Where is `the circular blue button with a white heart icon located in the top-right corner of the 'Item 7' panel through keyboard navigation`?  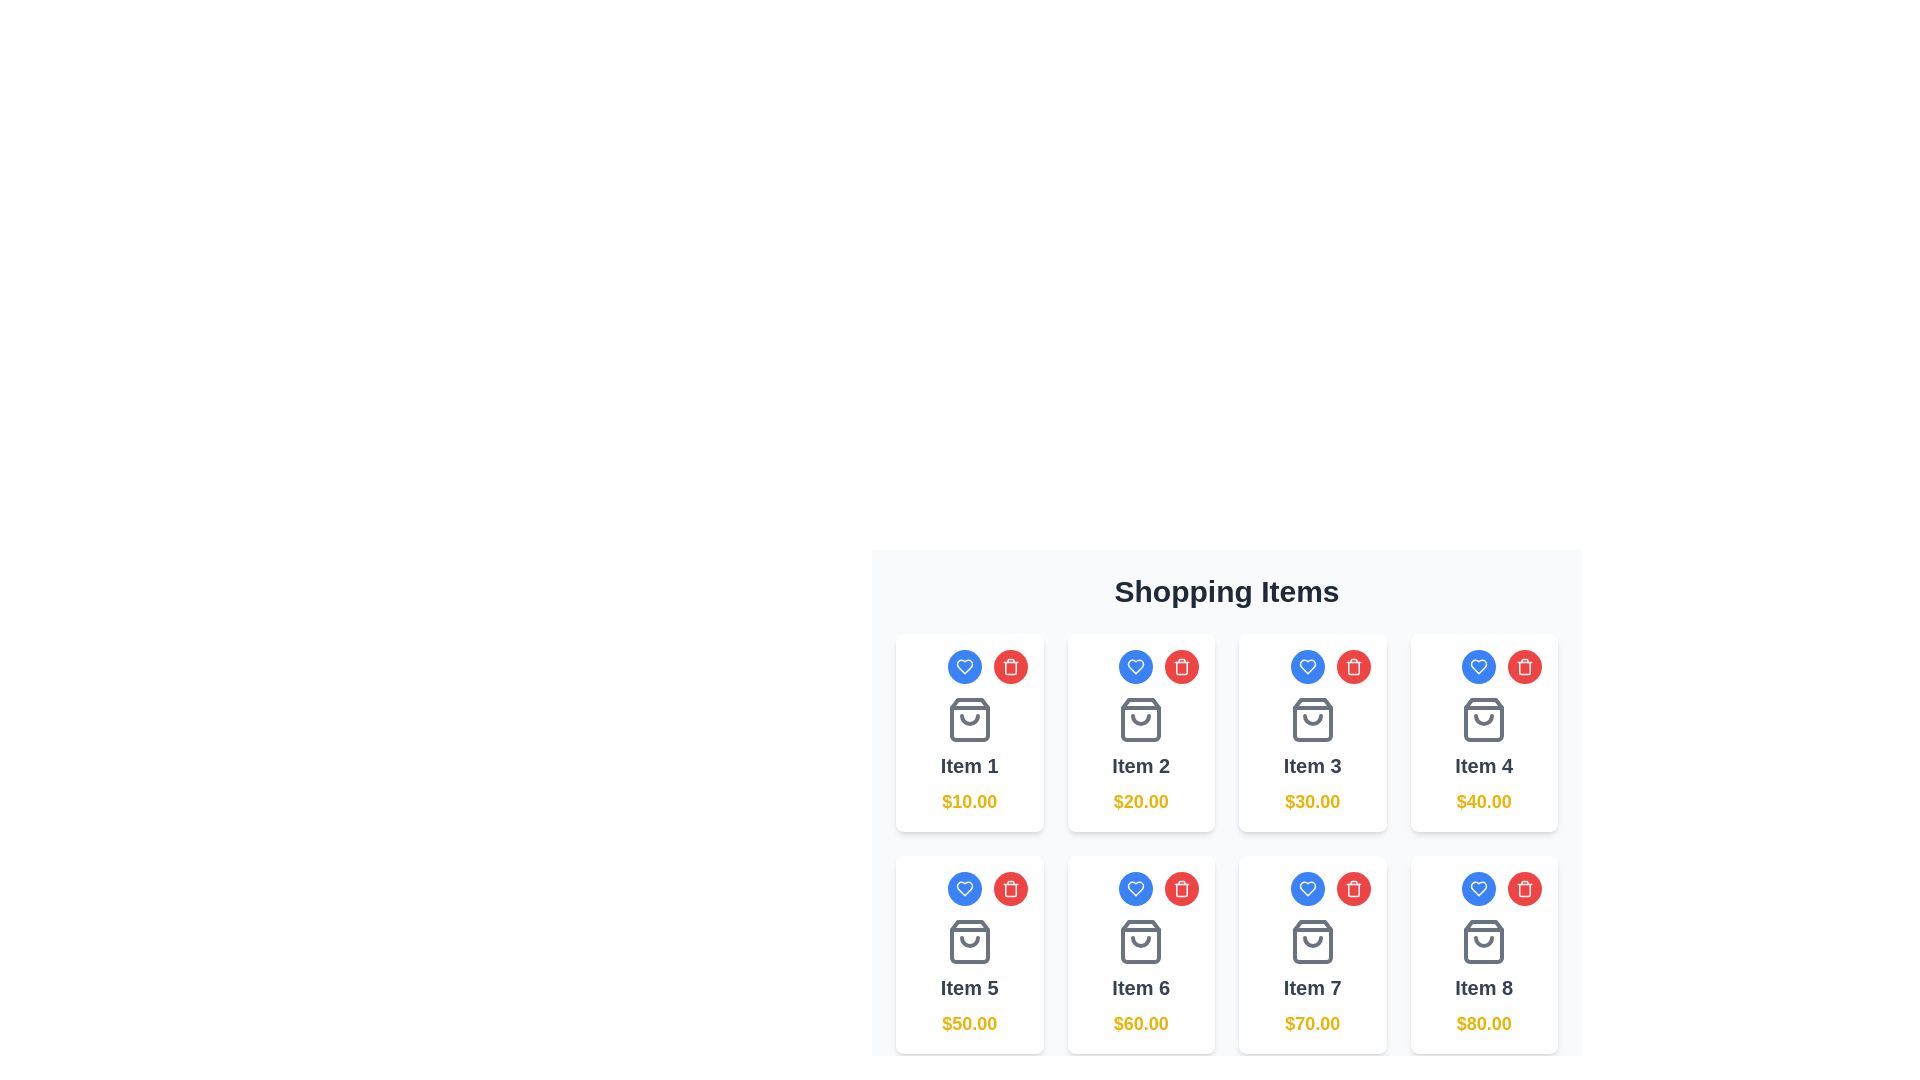 the circular blue button with a white heart icon located in the top-right corner of the 'Item 7' panel through keyboard navigation is located at coordinates (1312, 887).